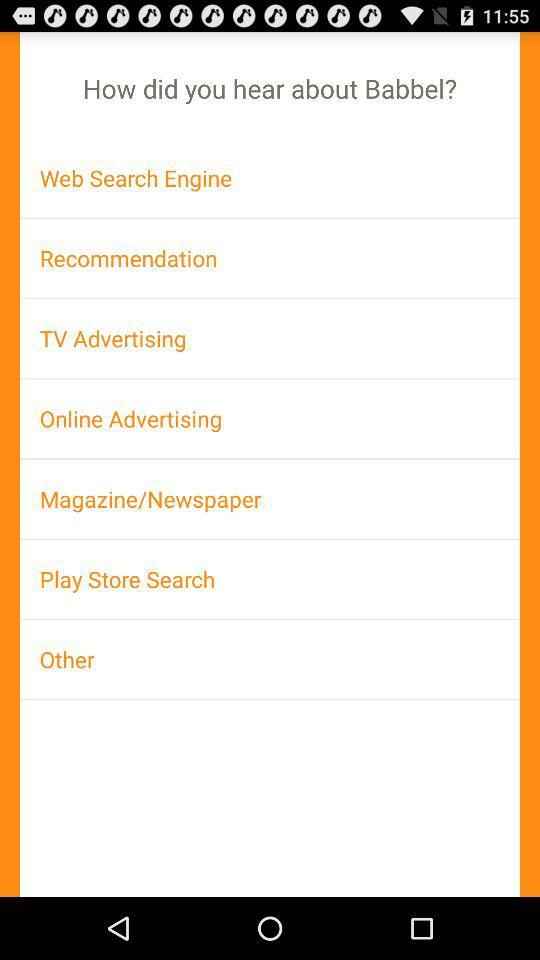 The height and width of the screenshot is (960, 540). Describe the element at coordinates (270, 257) in the screenshot. I see `app below the web search engine icon` at that location.